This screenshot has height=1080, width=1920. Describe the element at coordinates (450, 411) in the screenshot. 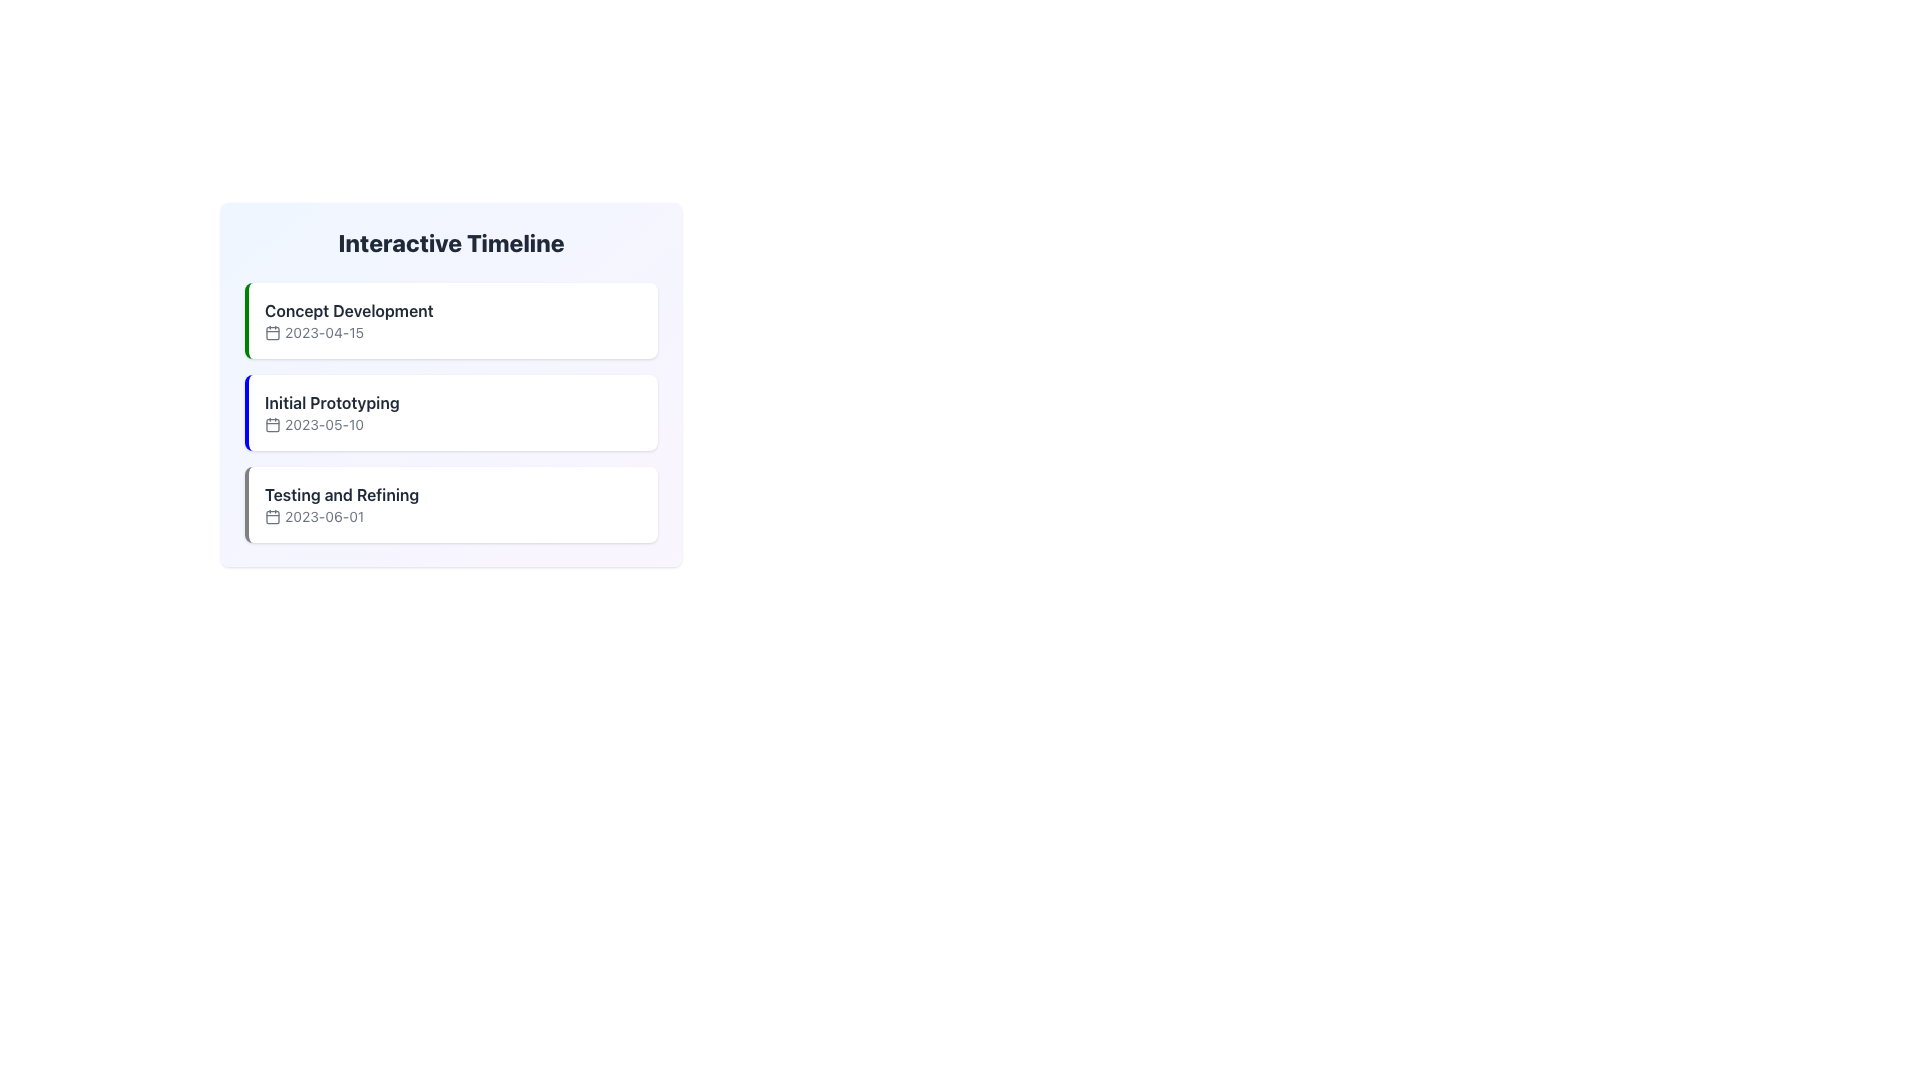

I see `the timeline entry labeled 'Initial Prototyping'` at that location.